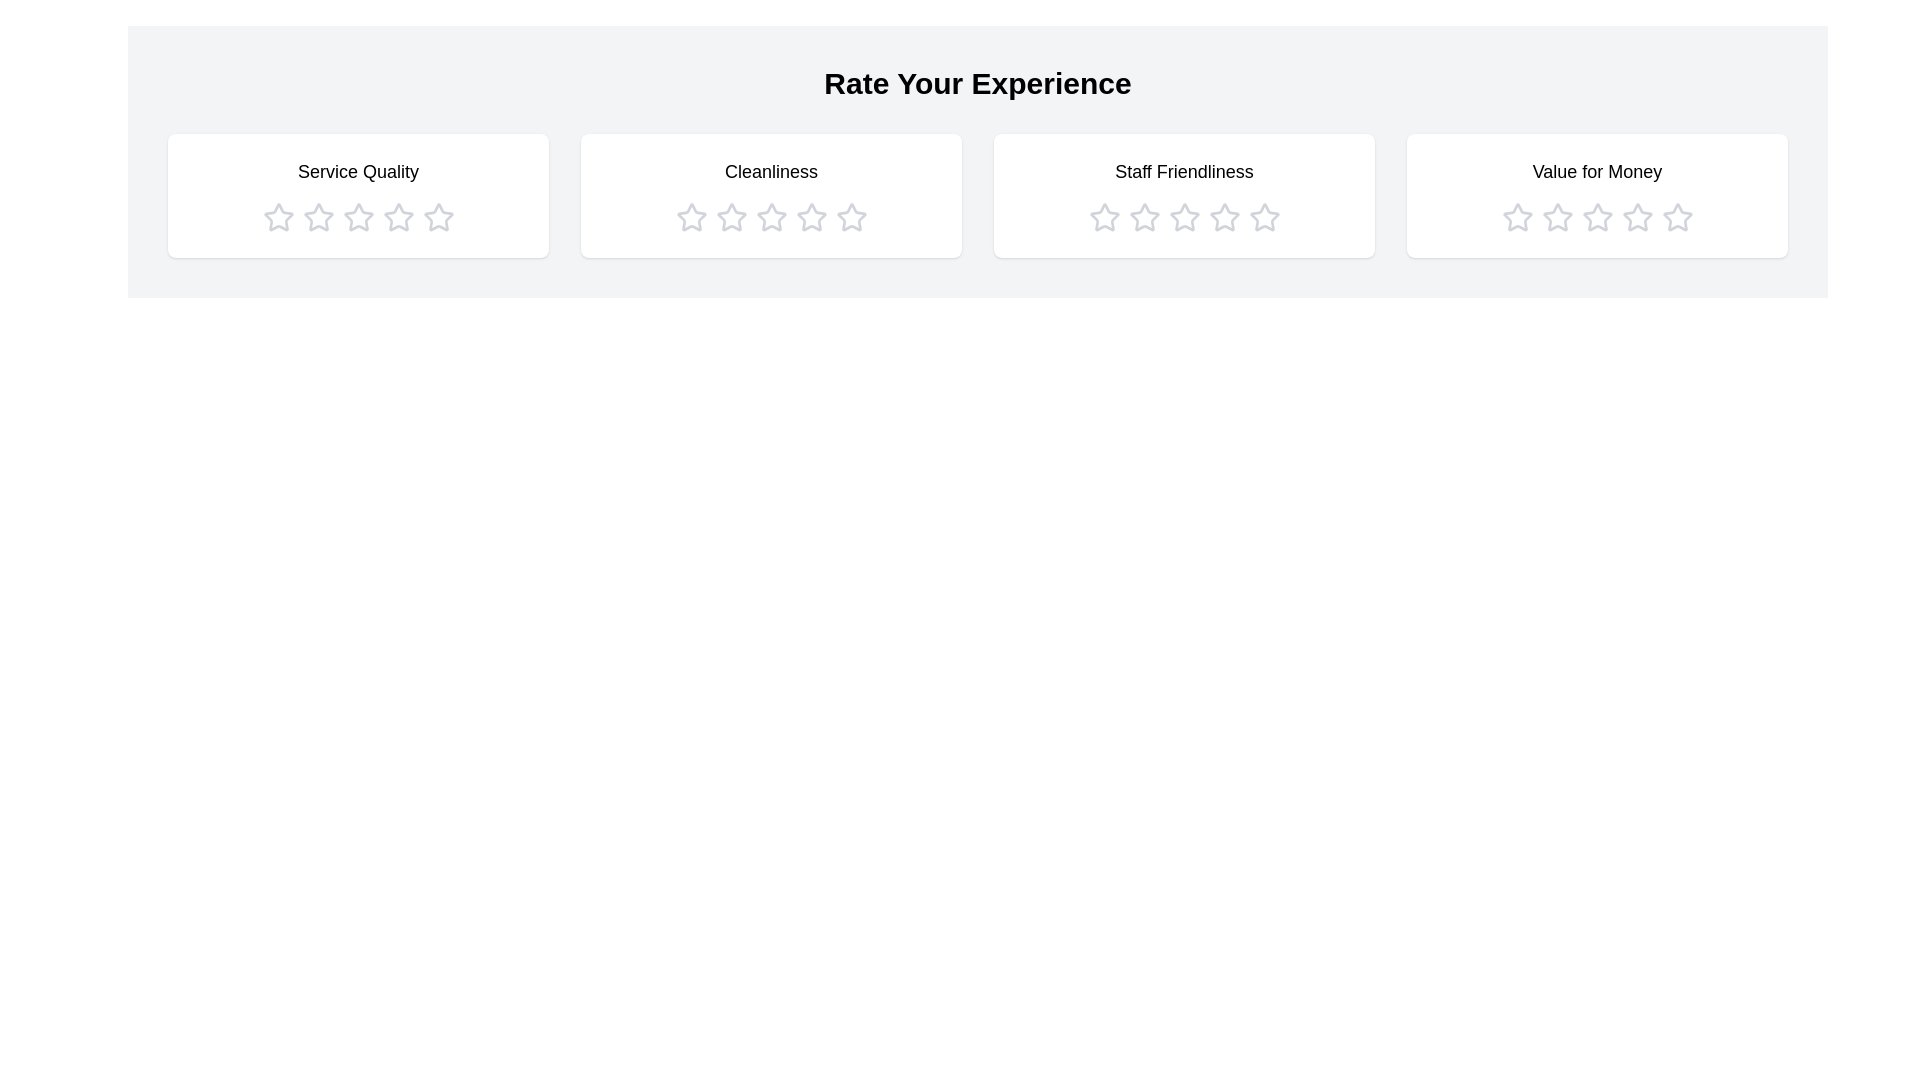 Image resolution: width=1920 pixels, height=1080 pixels. I want to click on the star icon corresponding to 5 stars in the category Value for Money, so click(1677, 218).